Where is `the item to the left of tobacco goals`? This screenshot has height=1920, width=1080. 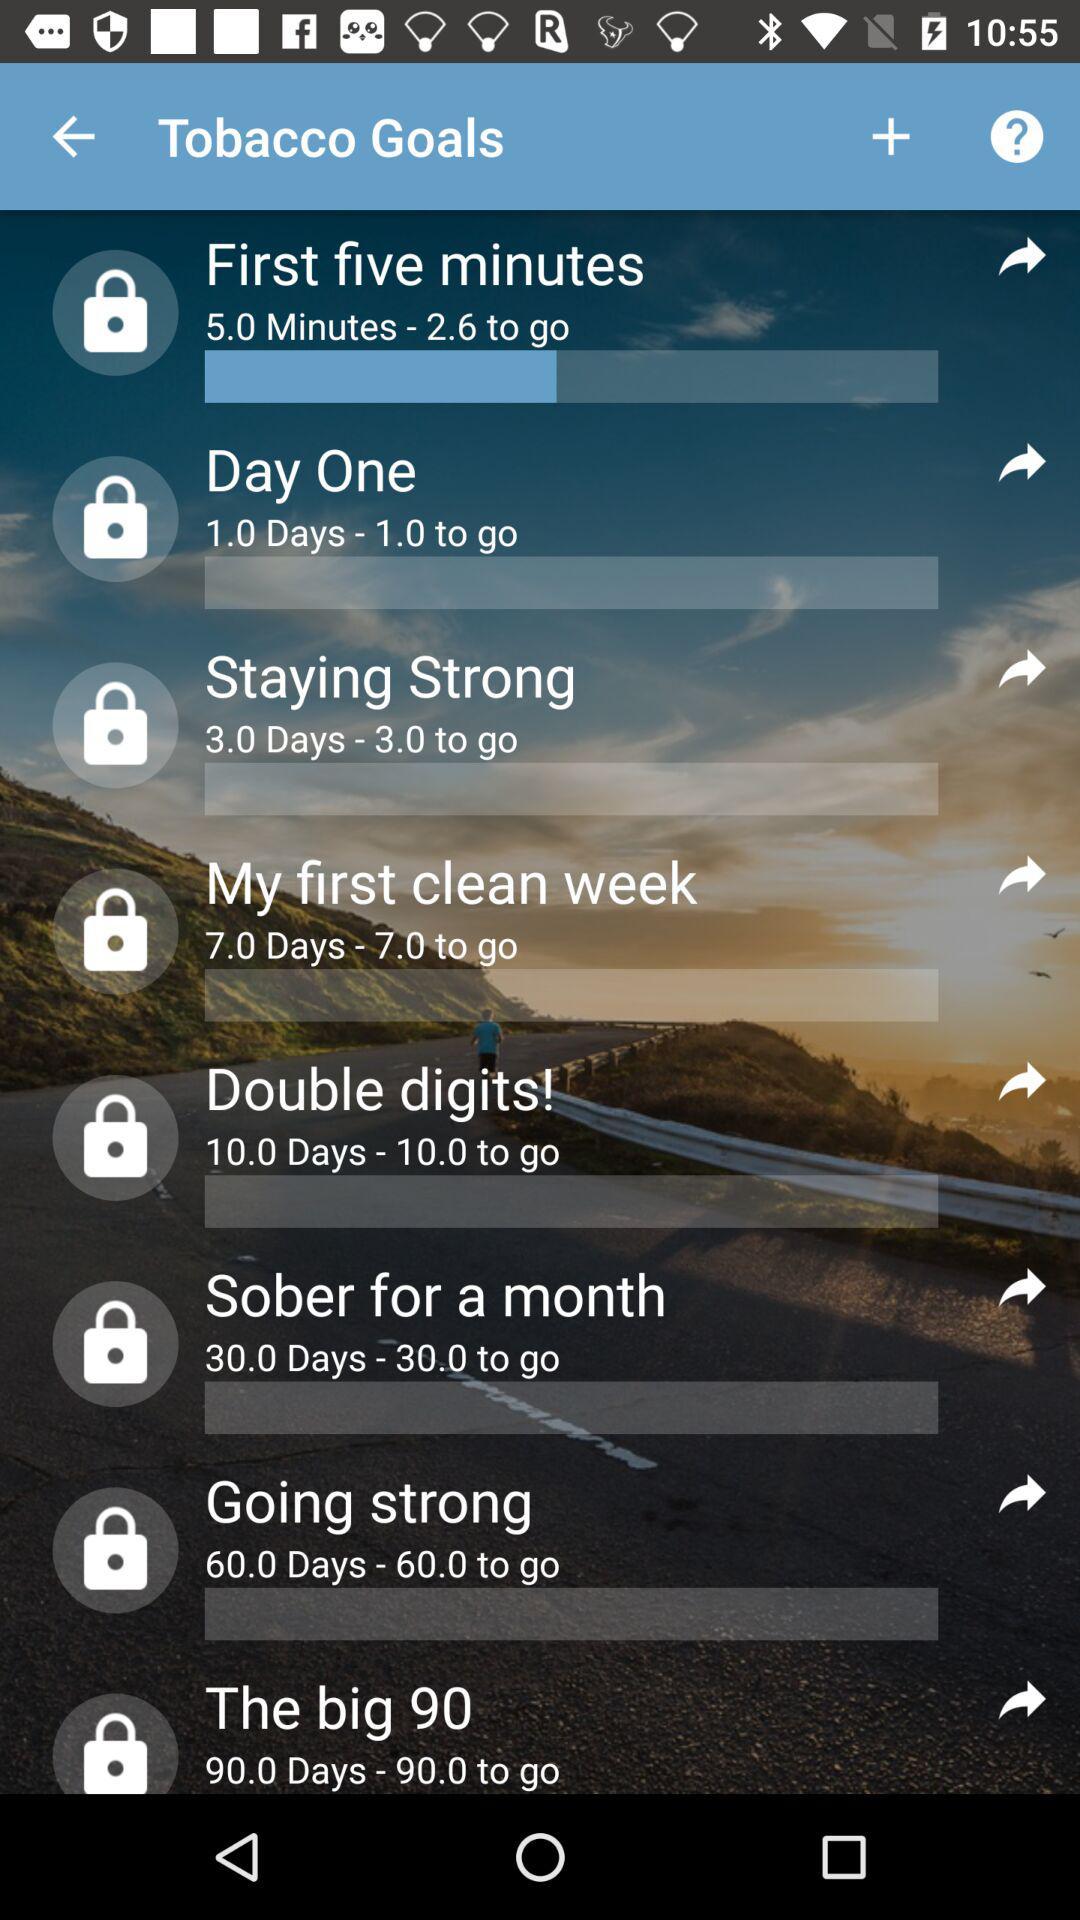
the item to the left of tobacco goals is located at coordinates (72, 135).